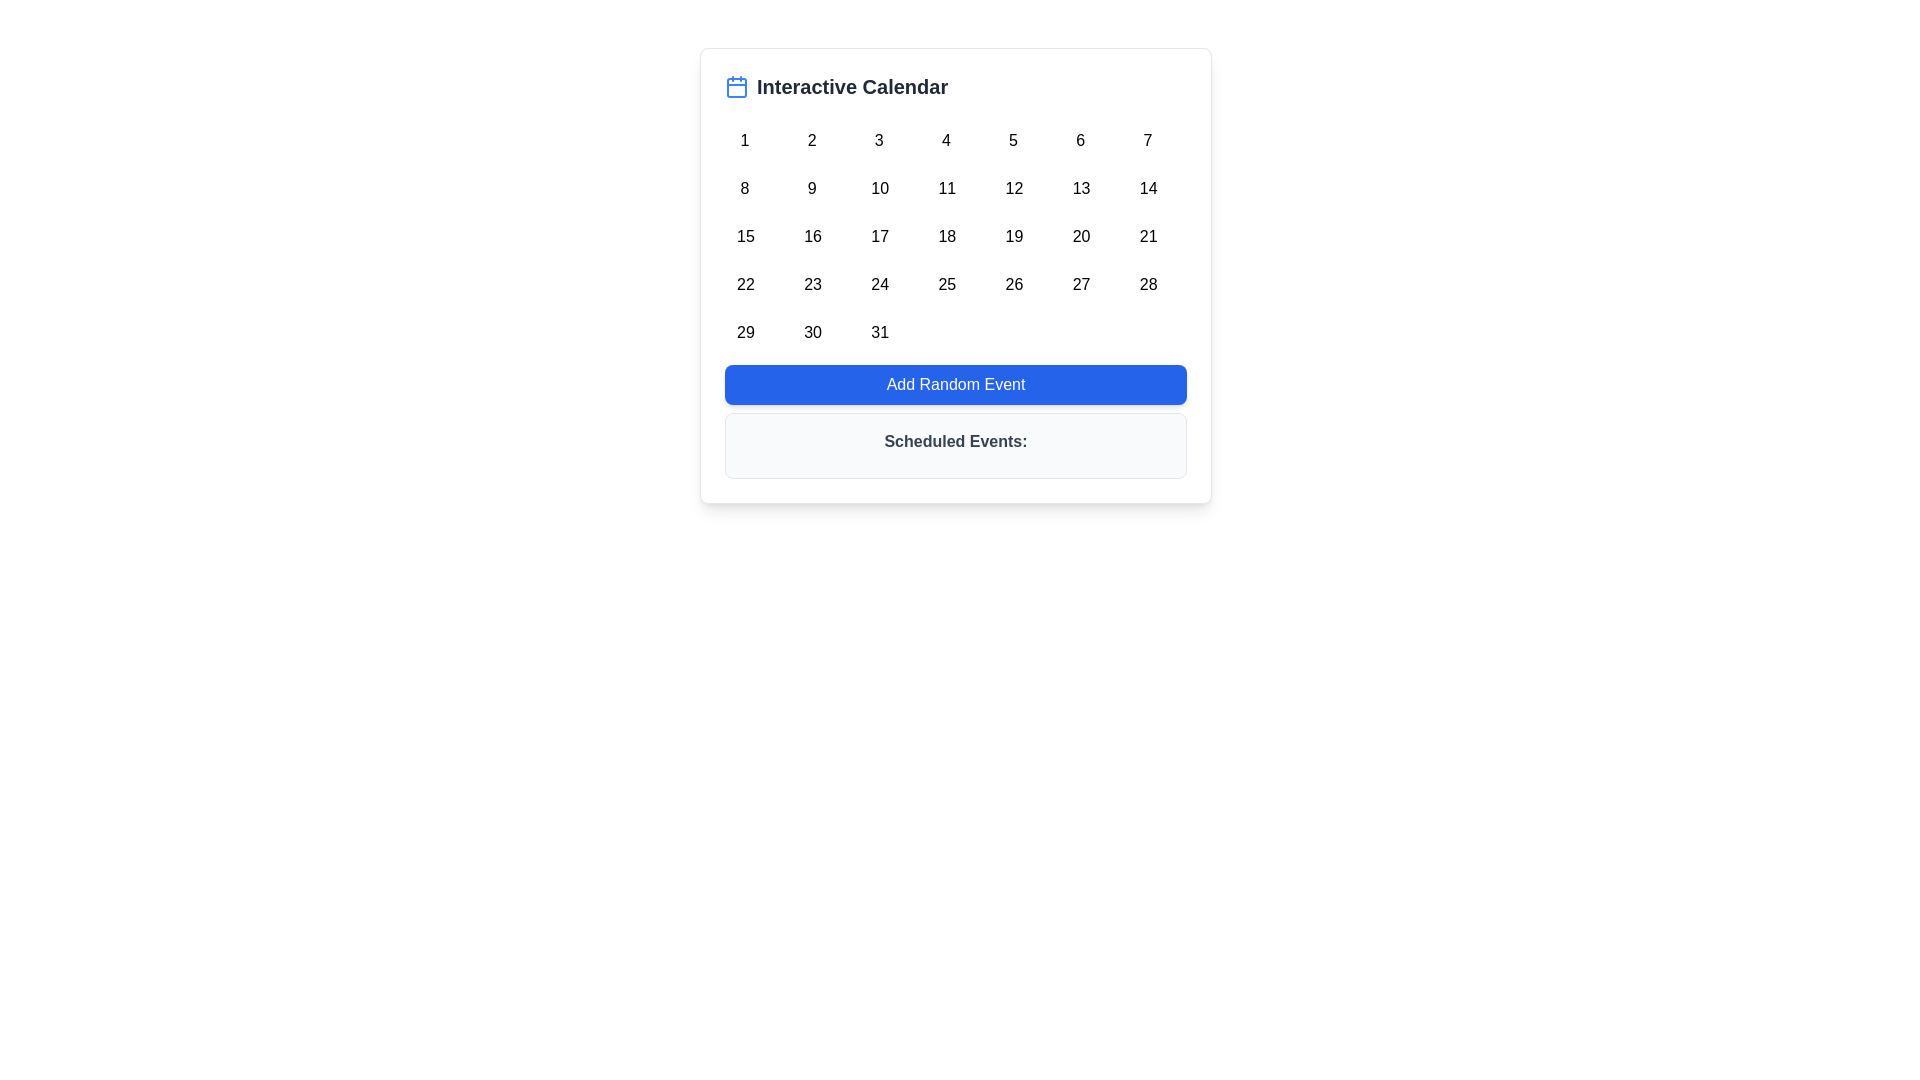  What do you see at coordinates (1013, 136) in the screenshot?
I see `the square button labeled '5' in the first row of the calendar grid` at bounding box center [1013, 136].